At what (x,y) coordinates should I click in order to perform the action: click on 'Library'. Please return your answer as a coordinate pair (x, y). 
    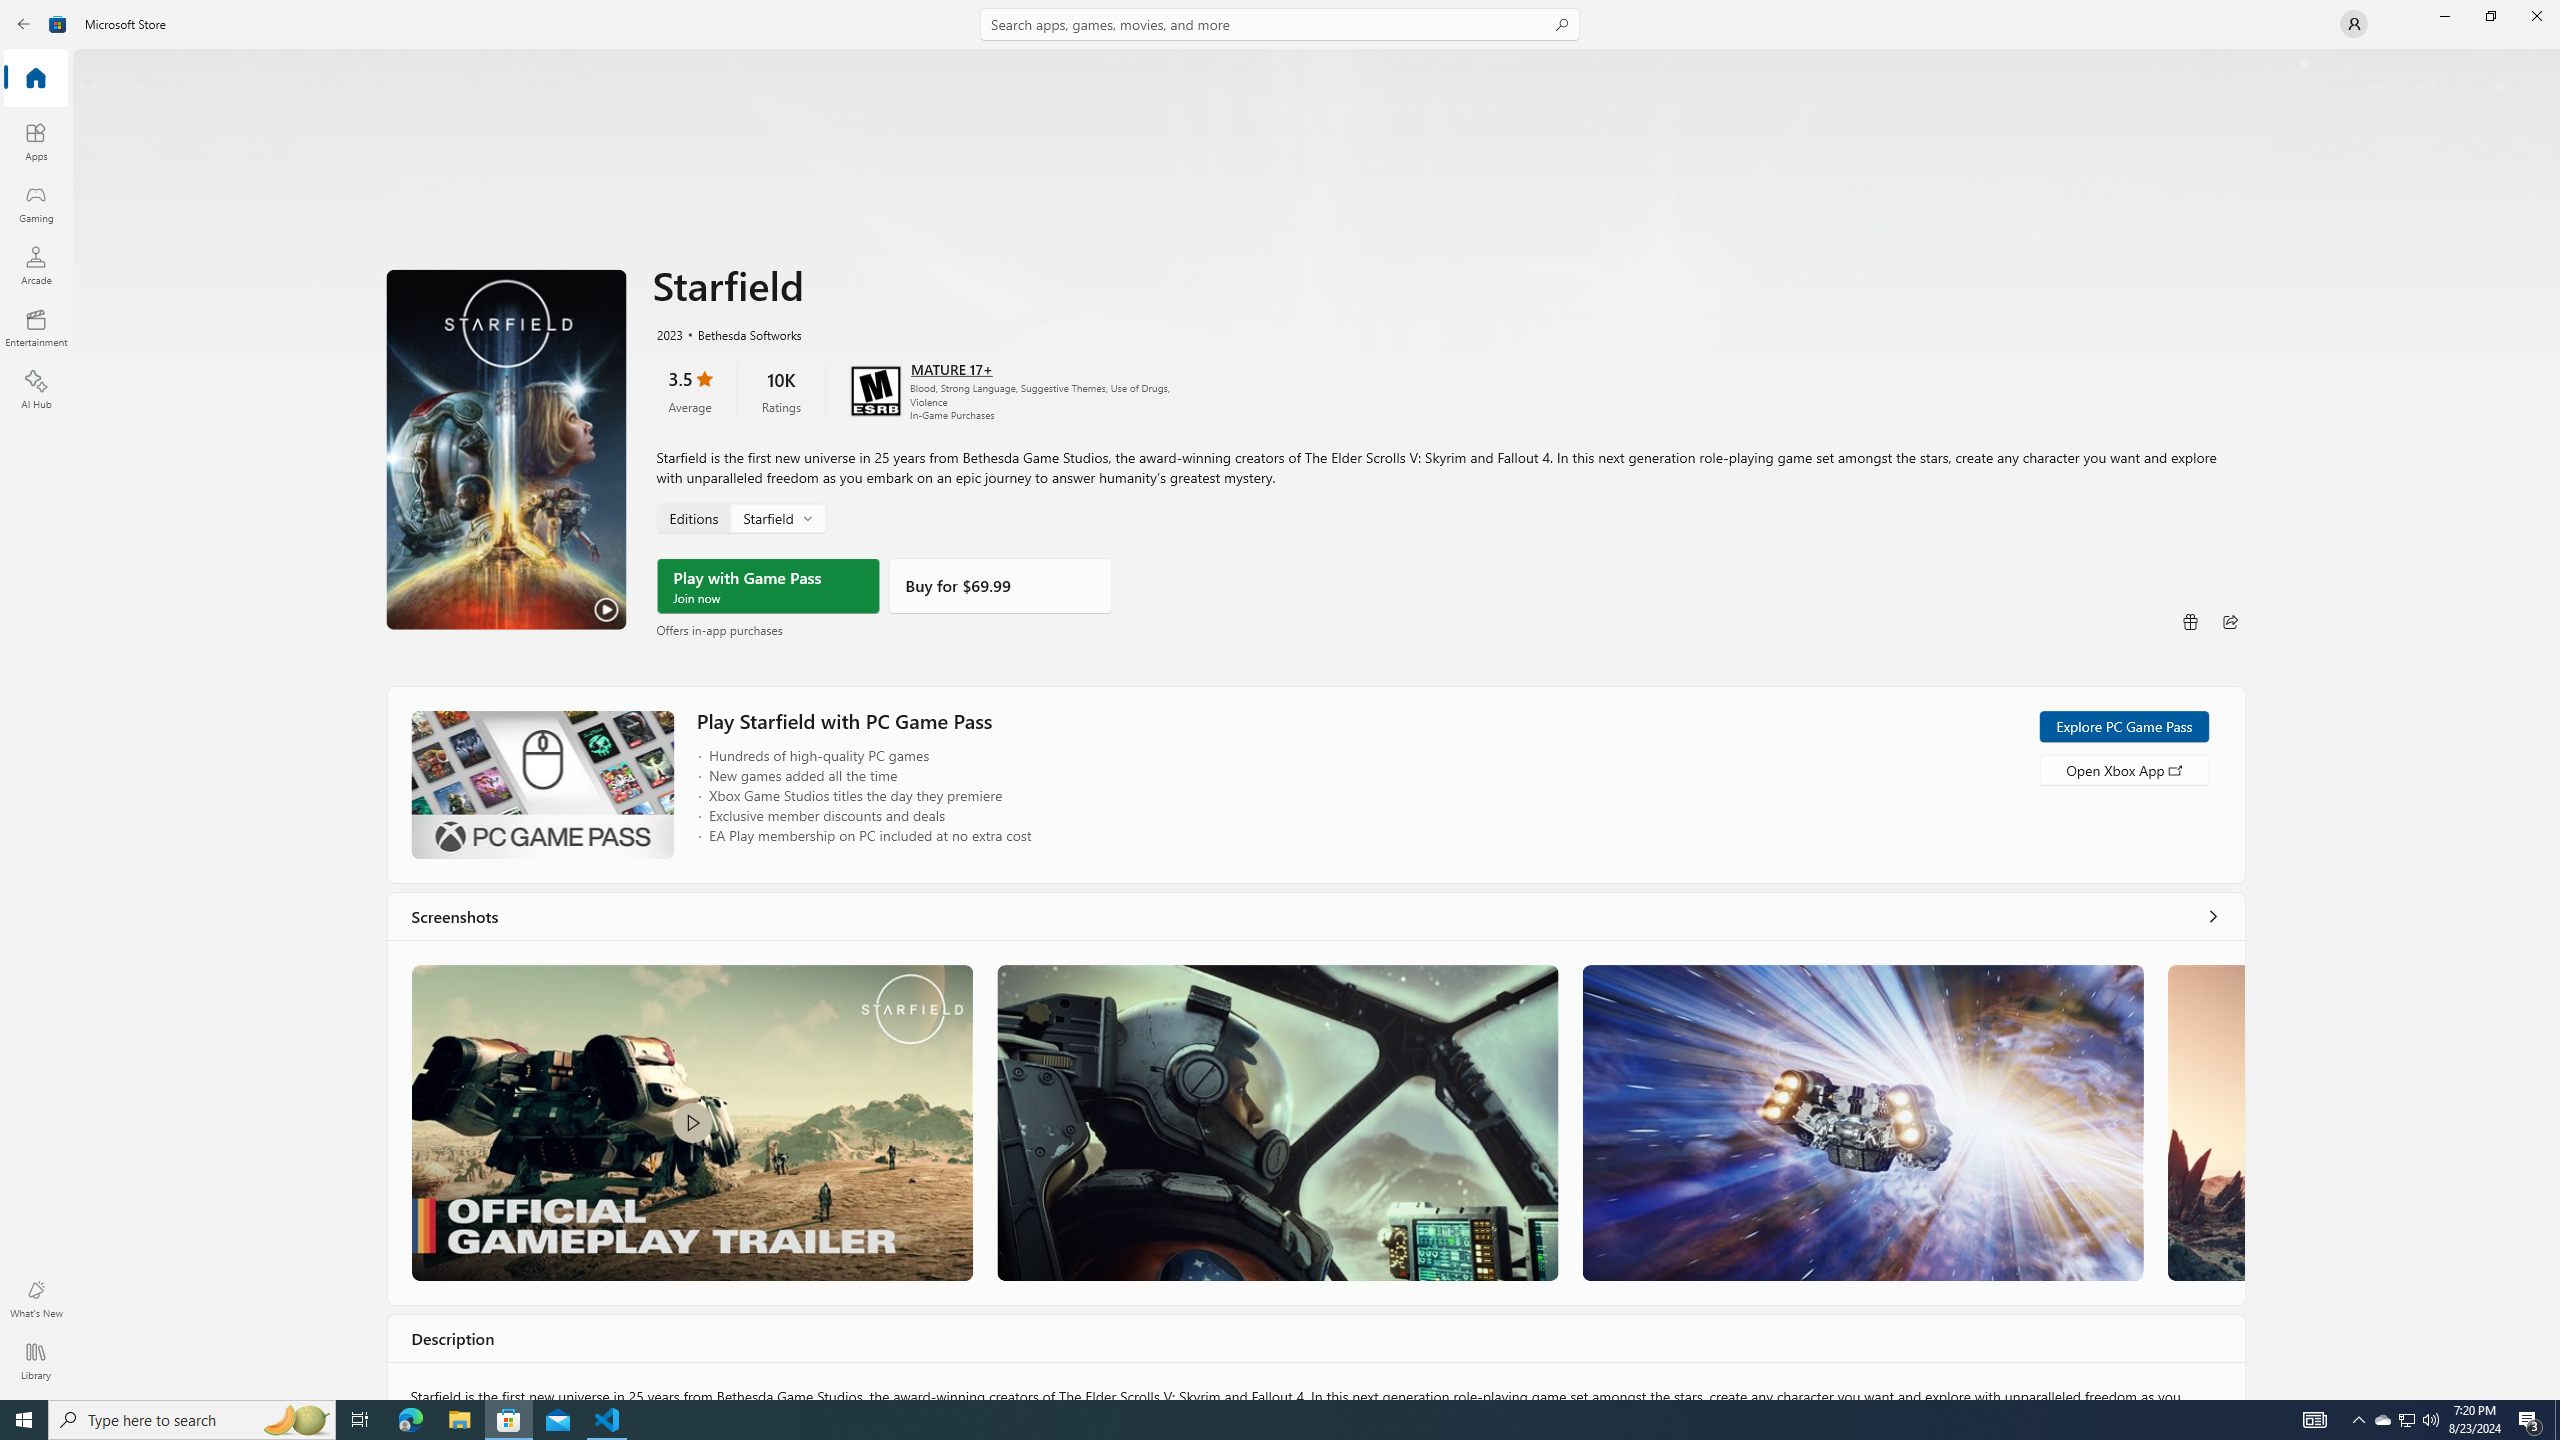
    Looking at the image, I should click on (34, 1360).